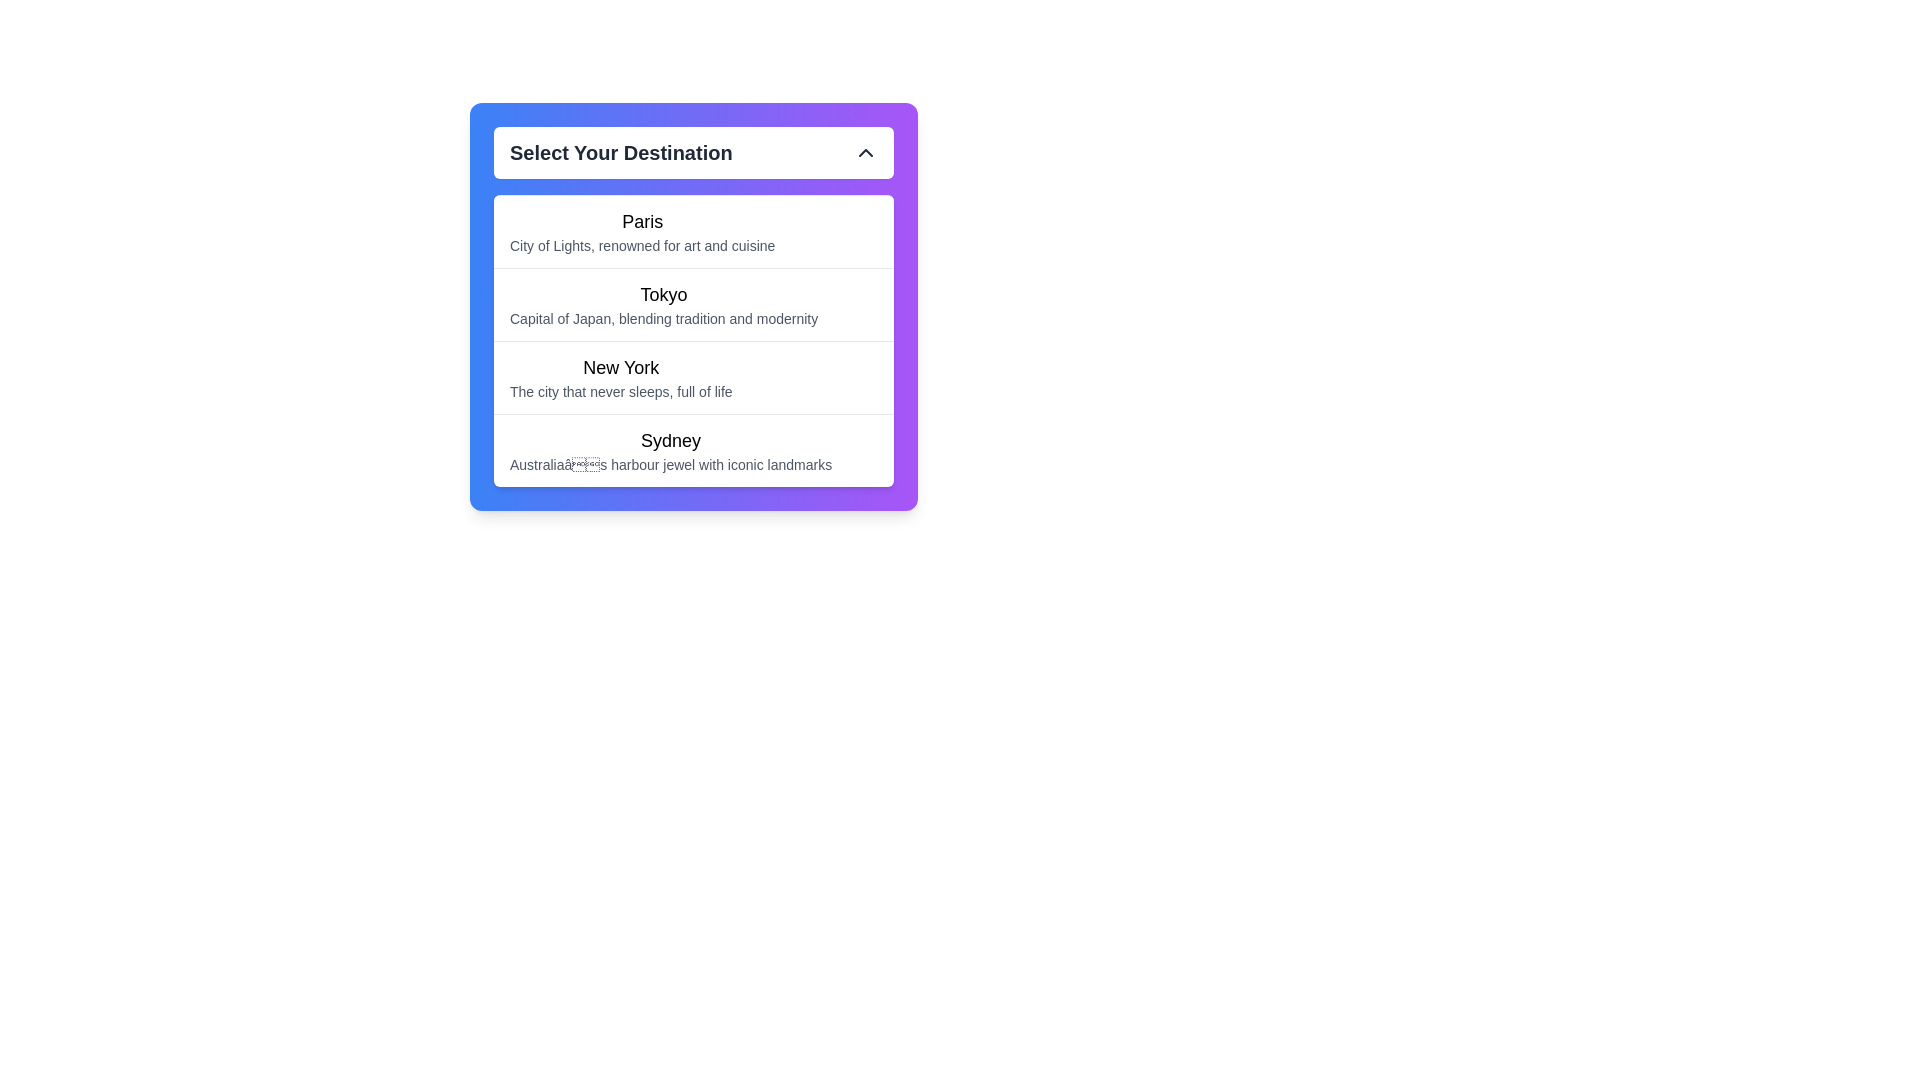  I want to click on the List Item element displaying 'Tokyo' which shows the subtitle 'Capital of Japan, blending tradition and modernity', so click(694, 304).